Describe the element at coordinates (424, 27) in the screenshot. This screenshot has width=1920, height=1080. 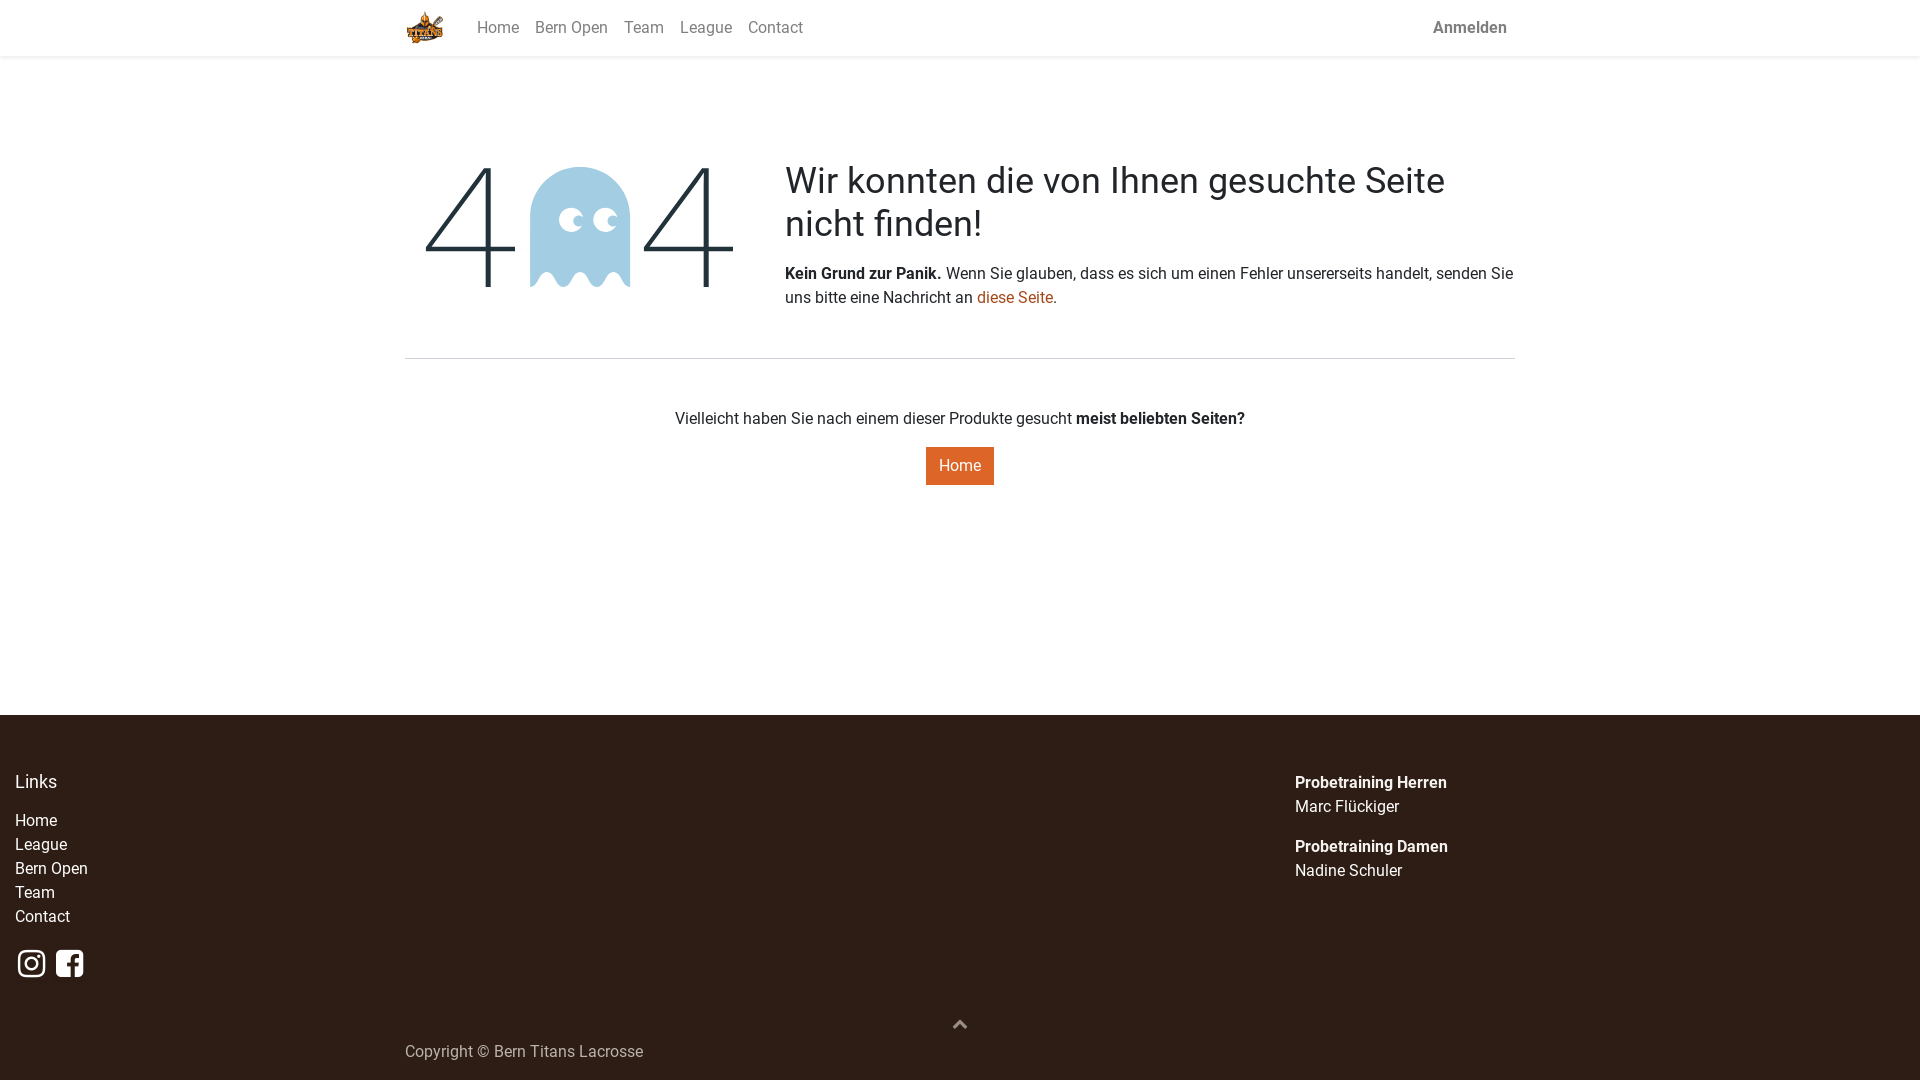
I see `'Bern Lacrosse'` at that location.